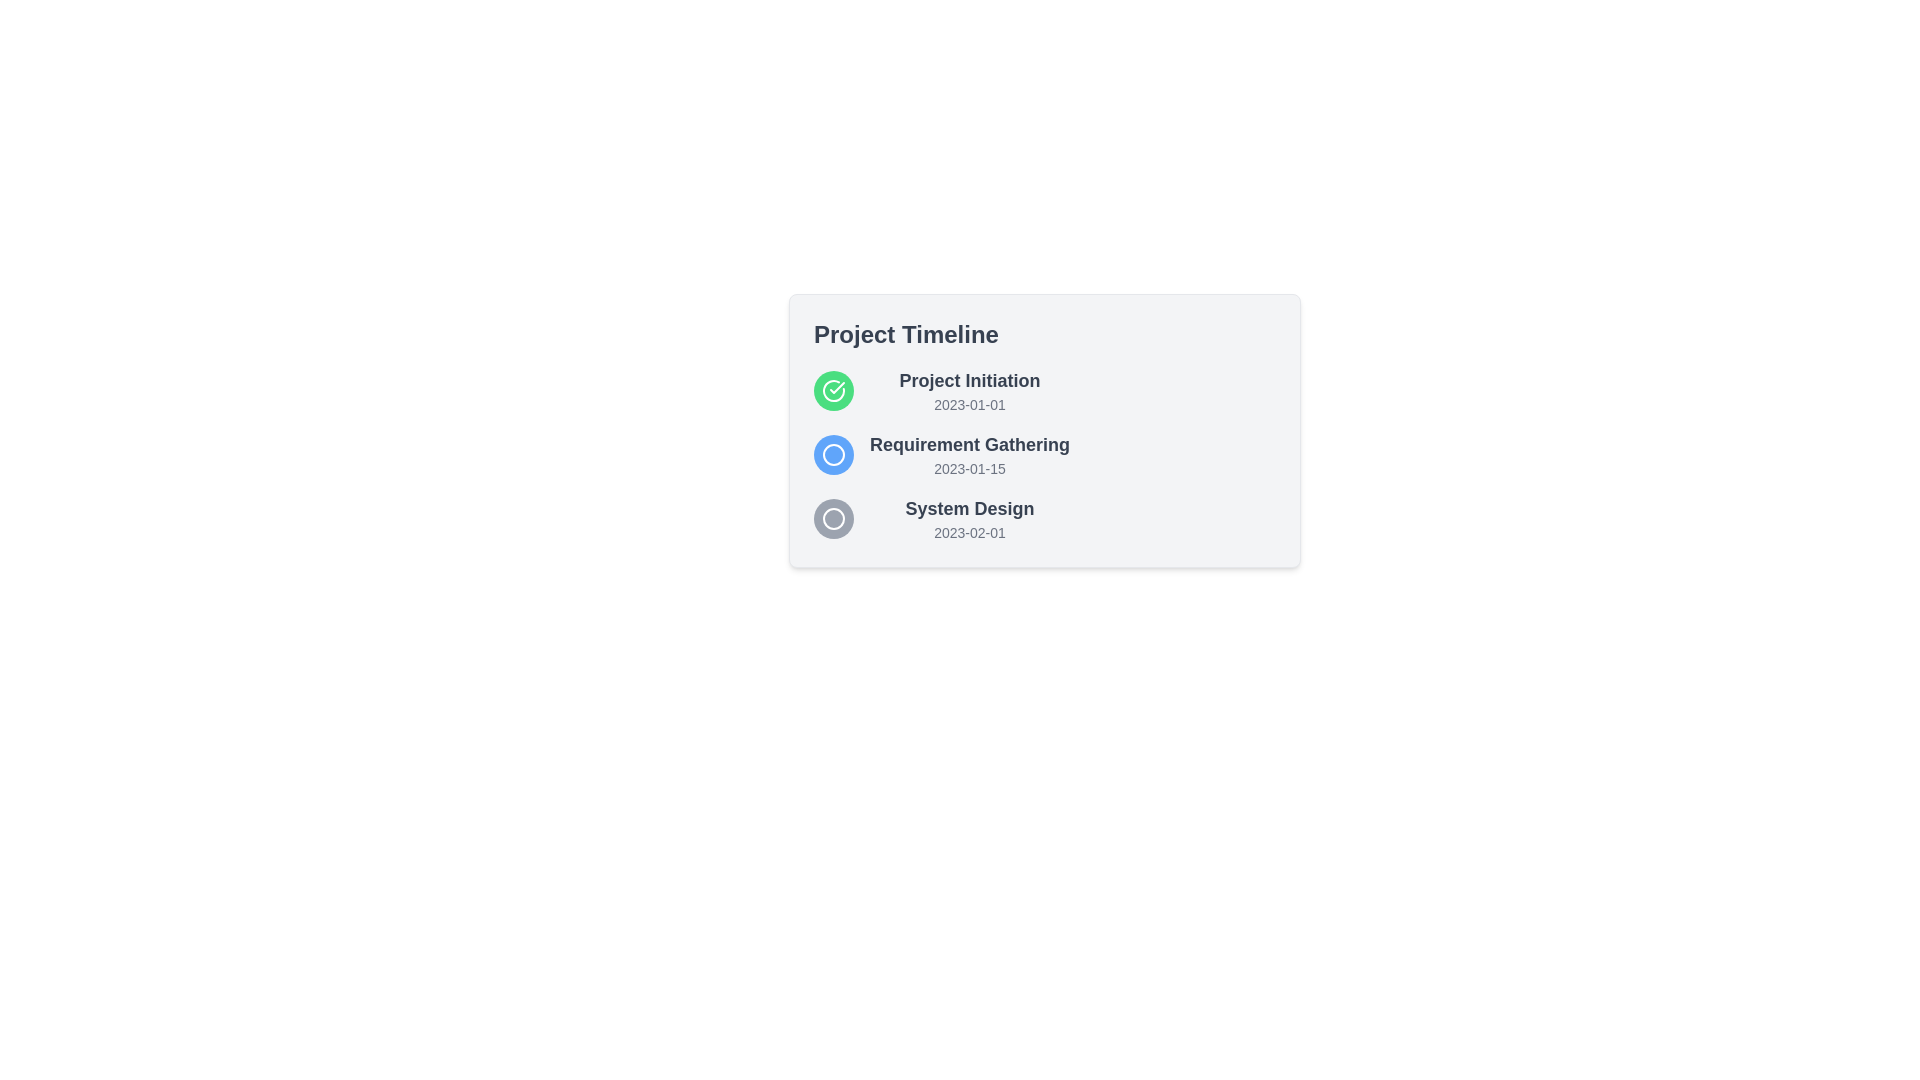 The image size is (1920, 1080). What do you see at coordinates (969, 469) in the screenshot?
I see `text content of the text label displaying the date '2023-01-15', which is styled in gray and positioned below the bold title 'Requirement Gathering' in the timeline structure` at bounding box center [969, 469].